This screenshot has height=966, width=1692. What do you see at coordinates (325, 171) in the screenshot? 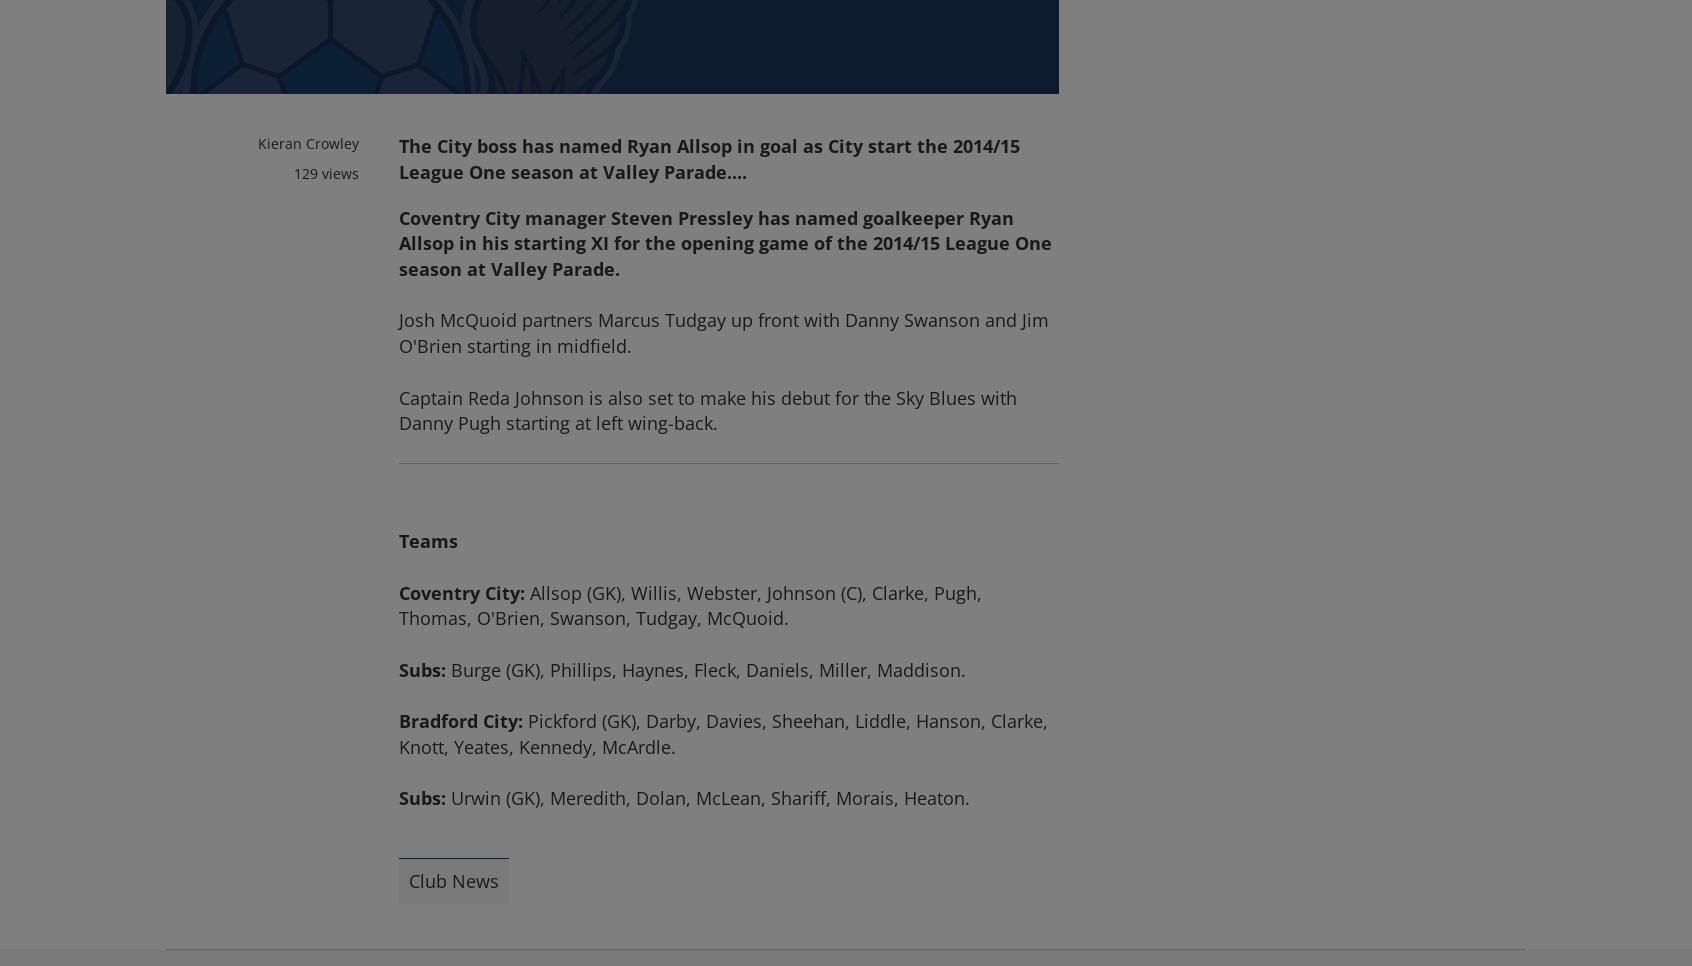
I see `'129 views'` at bounding box center [325, 171].